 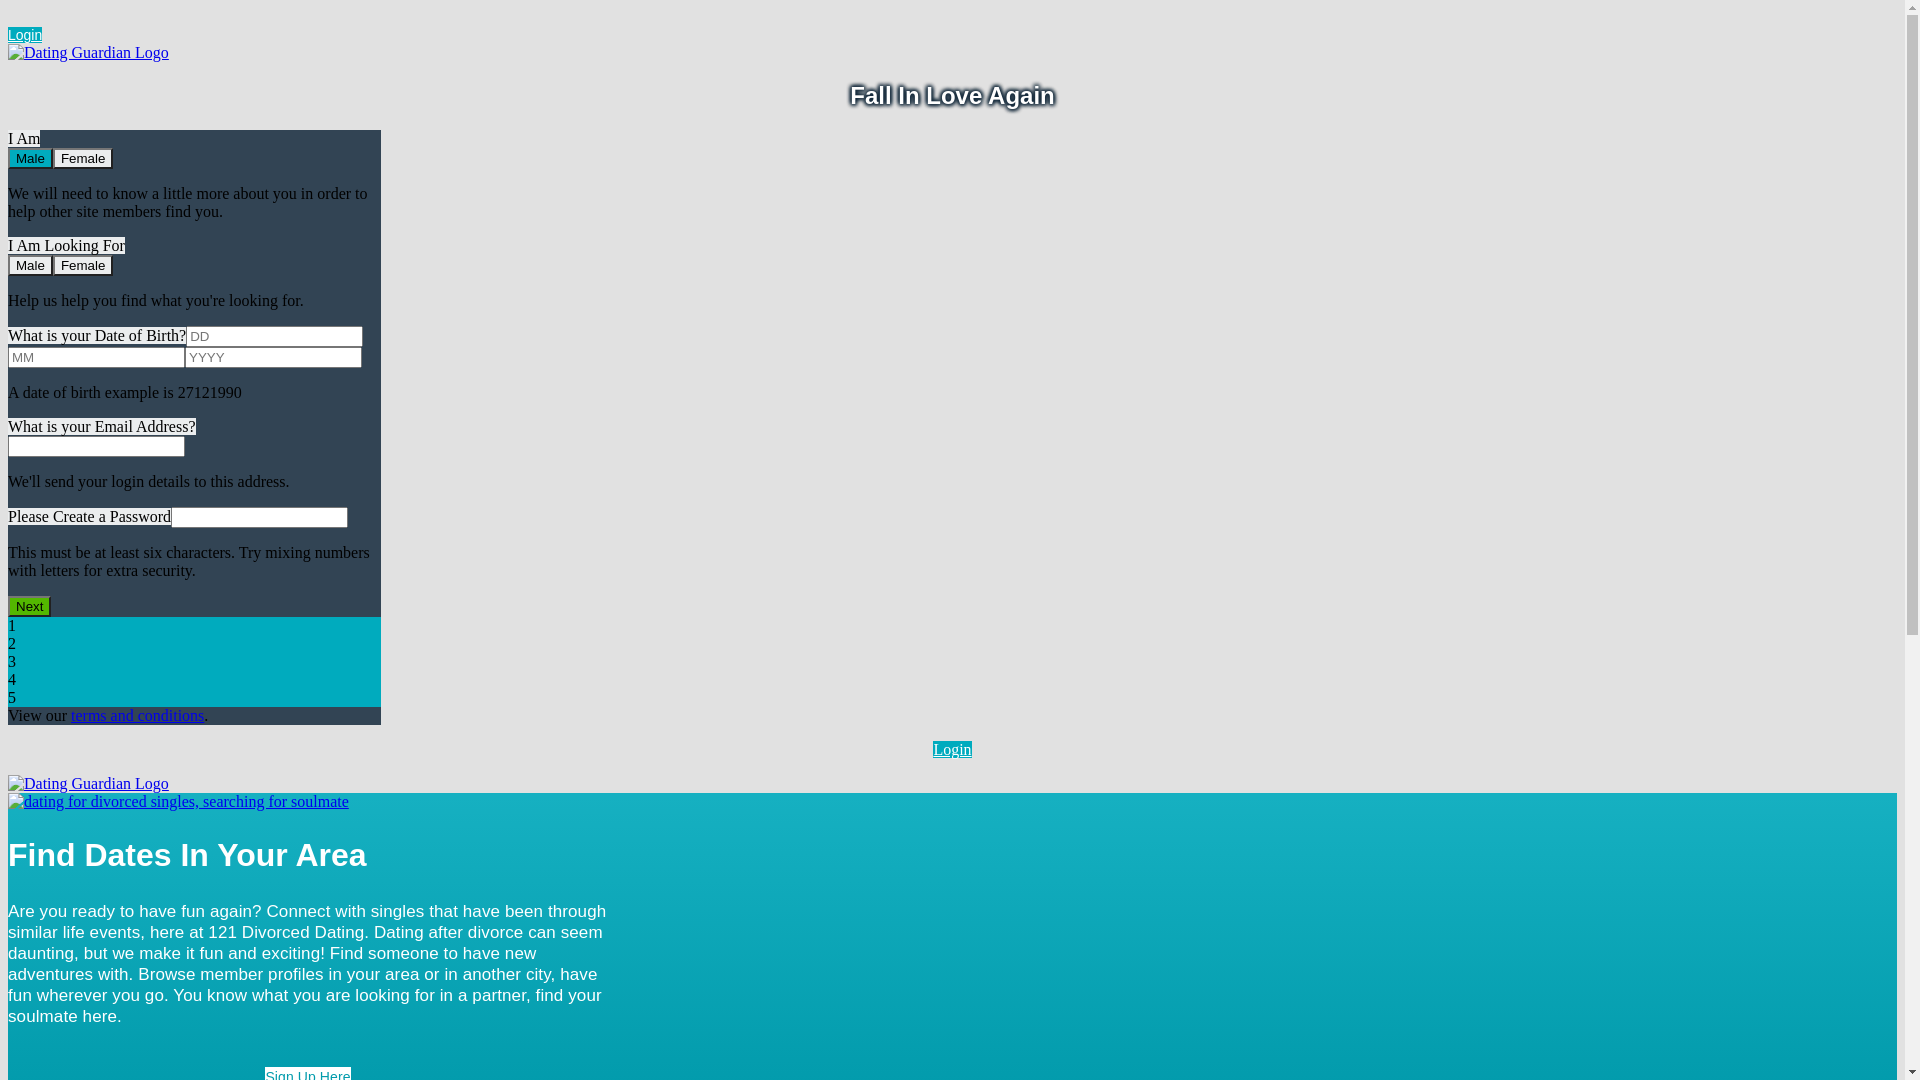 What do you see at coordinates (30, 264) in the screenshot?
I see `'Male'` at bounding box center [30, 264].